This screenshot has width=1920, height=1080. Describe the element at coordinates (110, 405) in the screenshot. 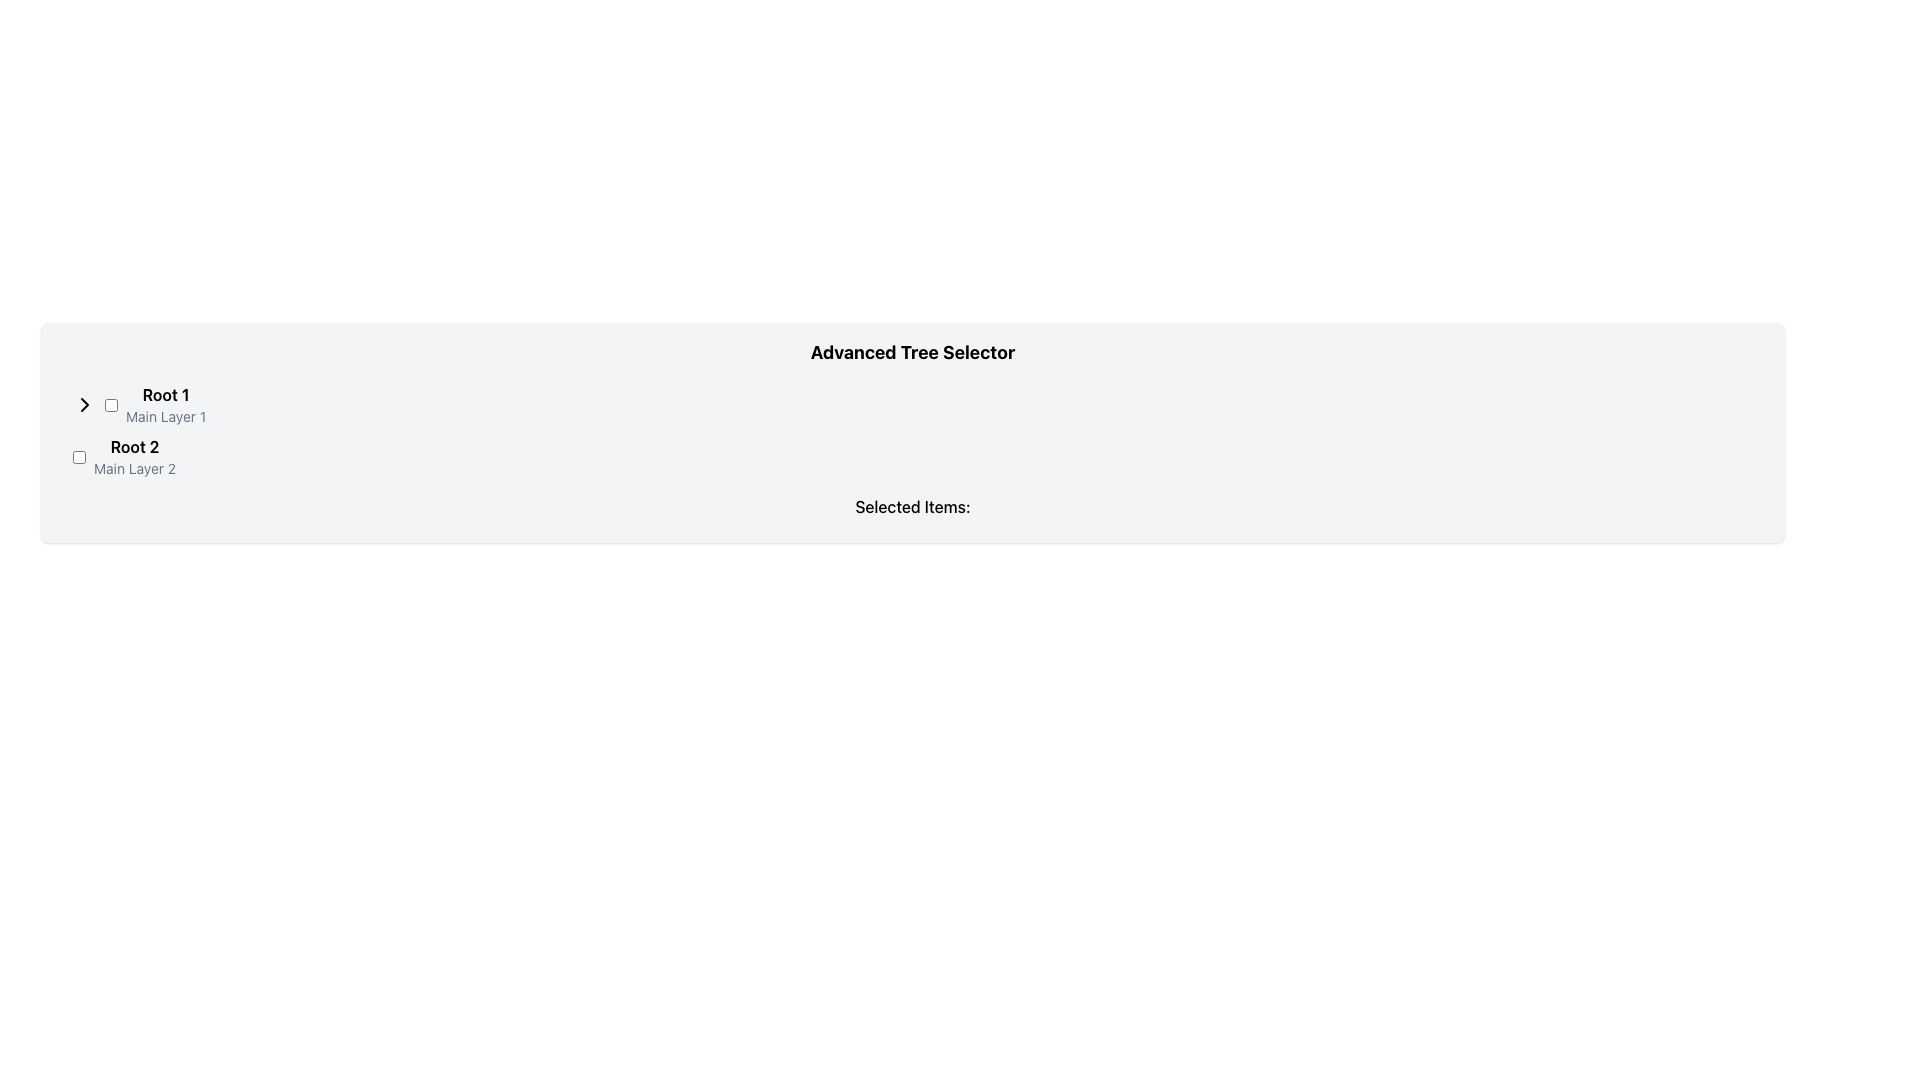

I see `the checkbox for 'Root 2'` at that location.